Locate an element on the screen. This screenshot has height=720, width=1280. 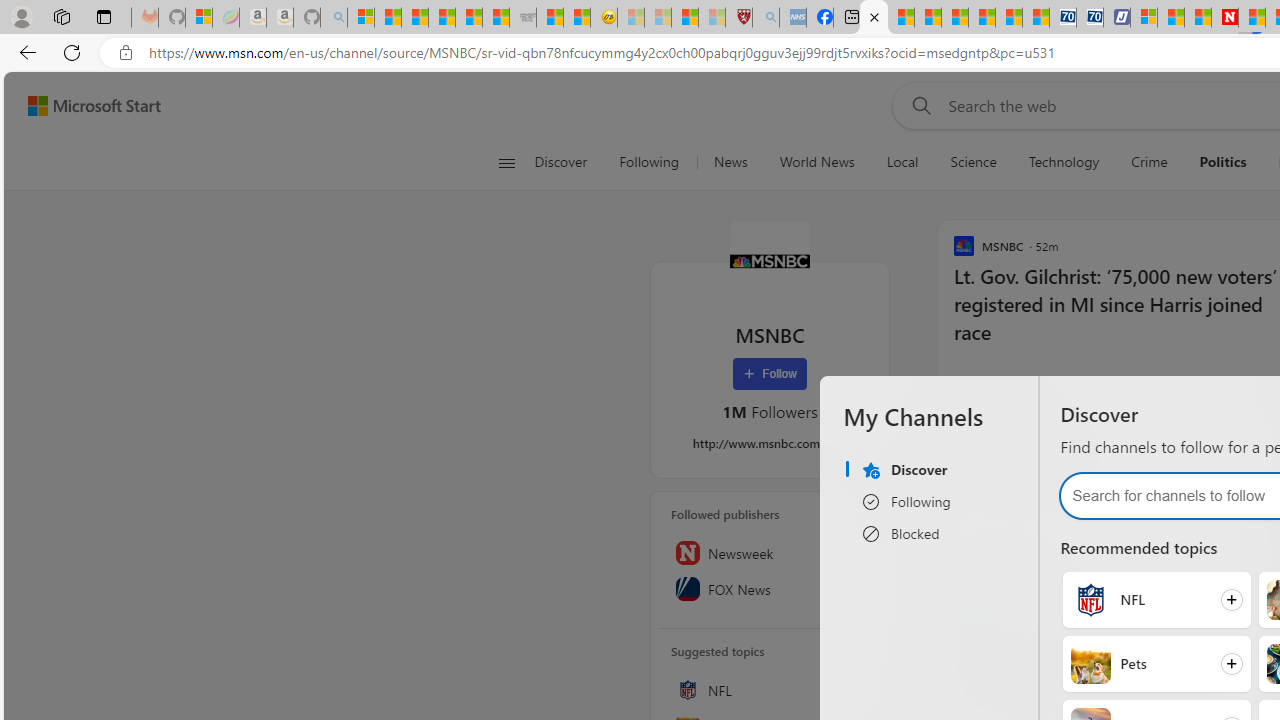
'Technology' is located at coordinates (1063, 162).